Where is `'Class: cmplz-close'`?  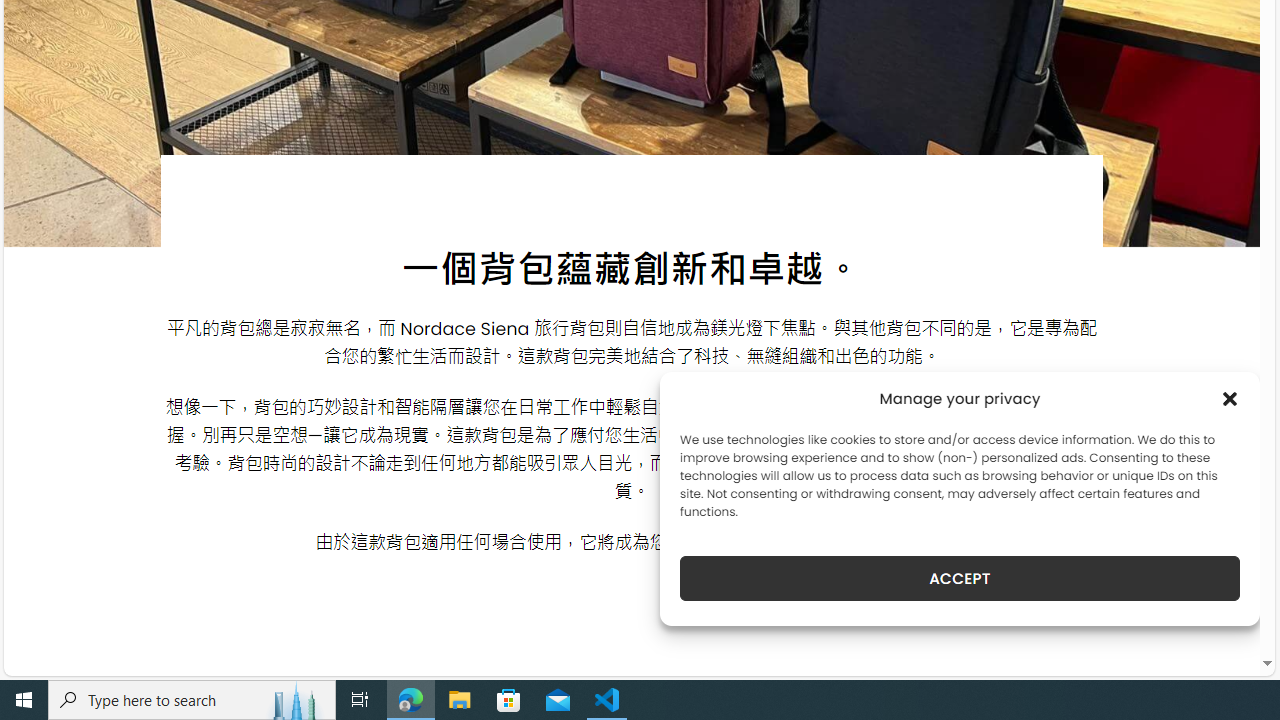 'Class: cmplz-close' is located at coordinates (1229, 398).